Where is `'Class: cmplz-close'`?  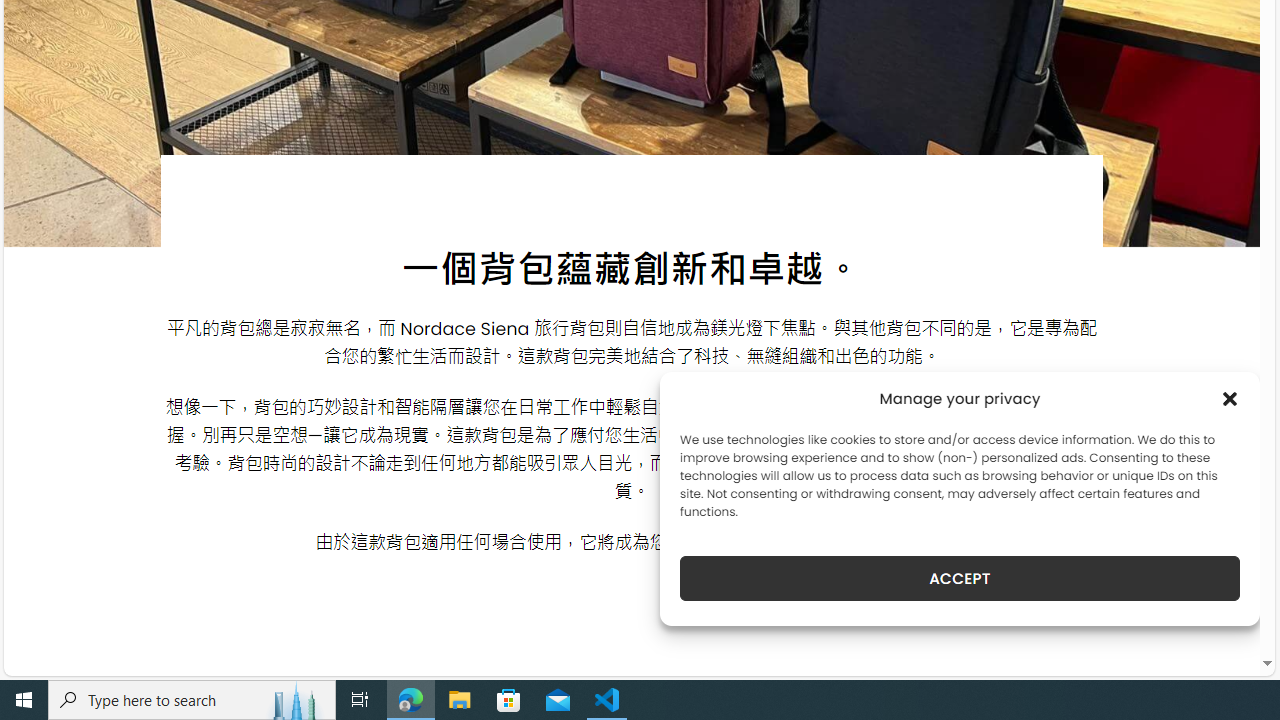 'Class: cmplz-close' is located at coordinates (1229, 398).